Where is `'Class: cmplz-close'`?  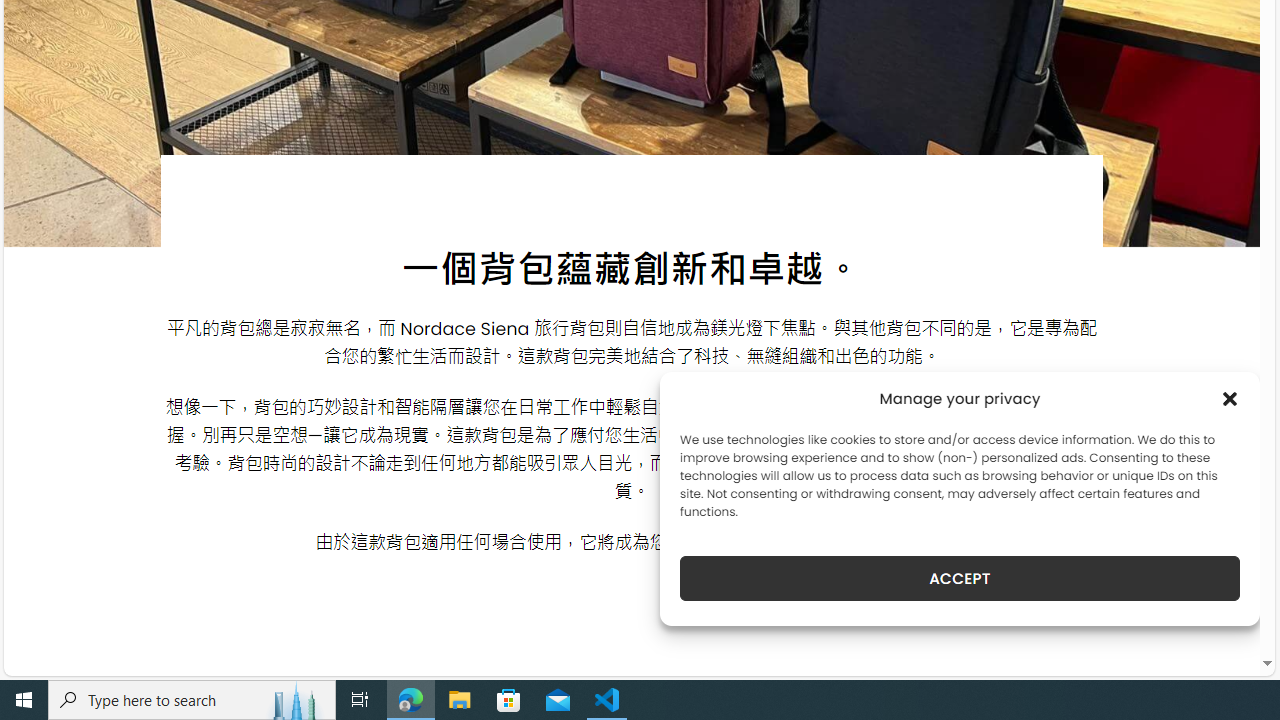 'Class: cmplz-close' is located at coordinates (1229, 398).